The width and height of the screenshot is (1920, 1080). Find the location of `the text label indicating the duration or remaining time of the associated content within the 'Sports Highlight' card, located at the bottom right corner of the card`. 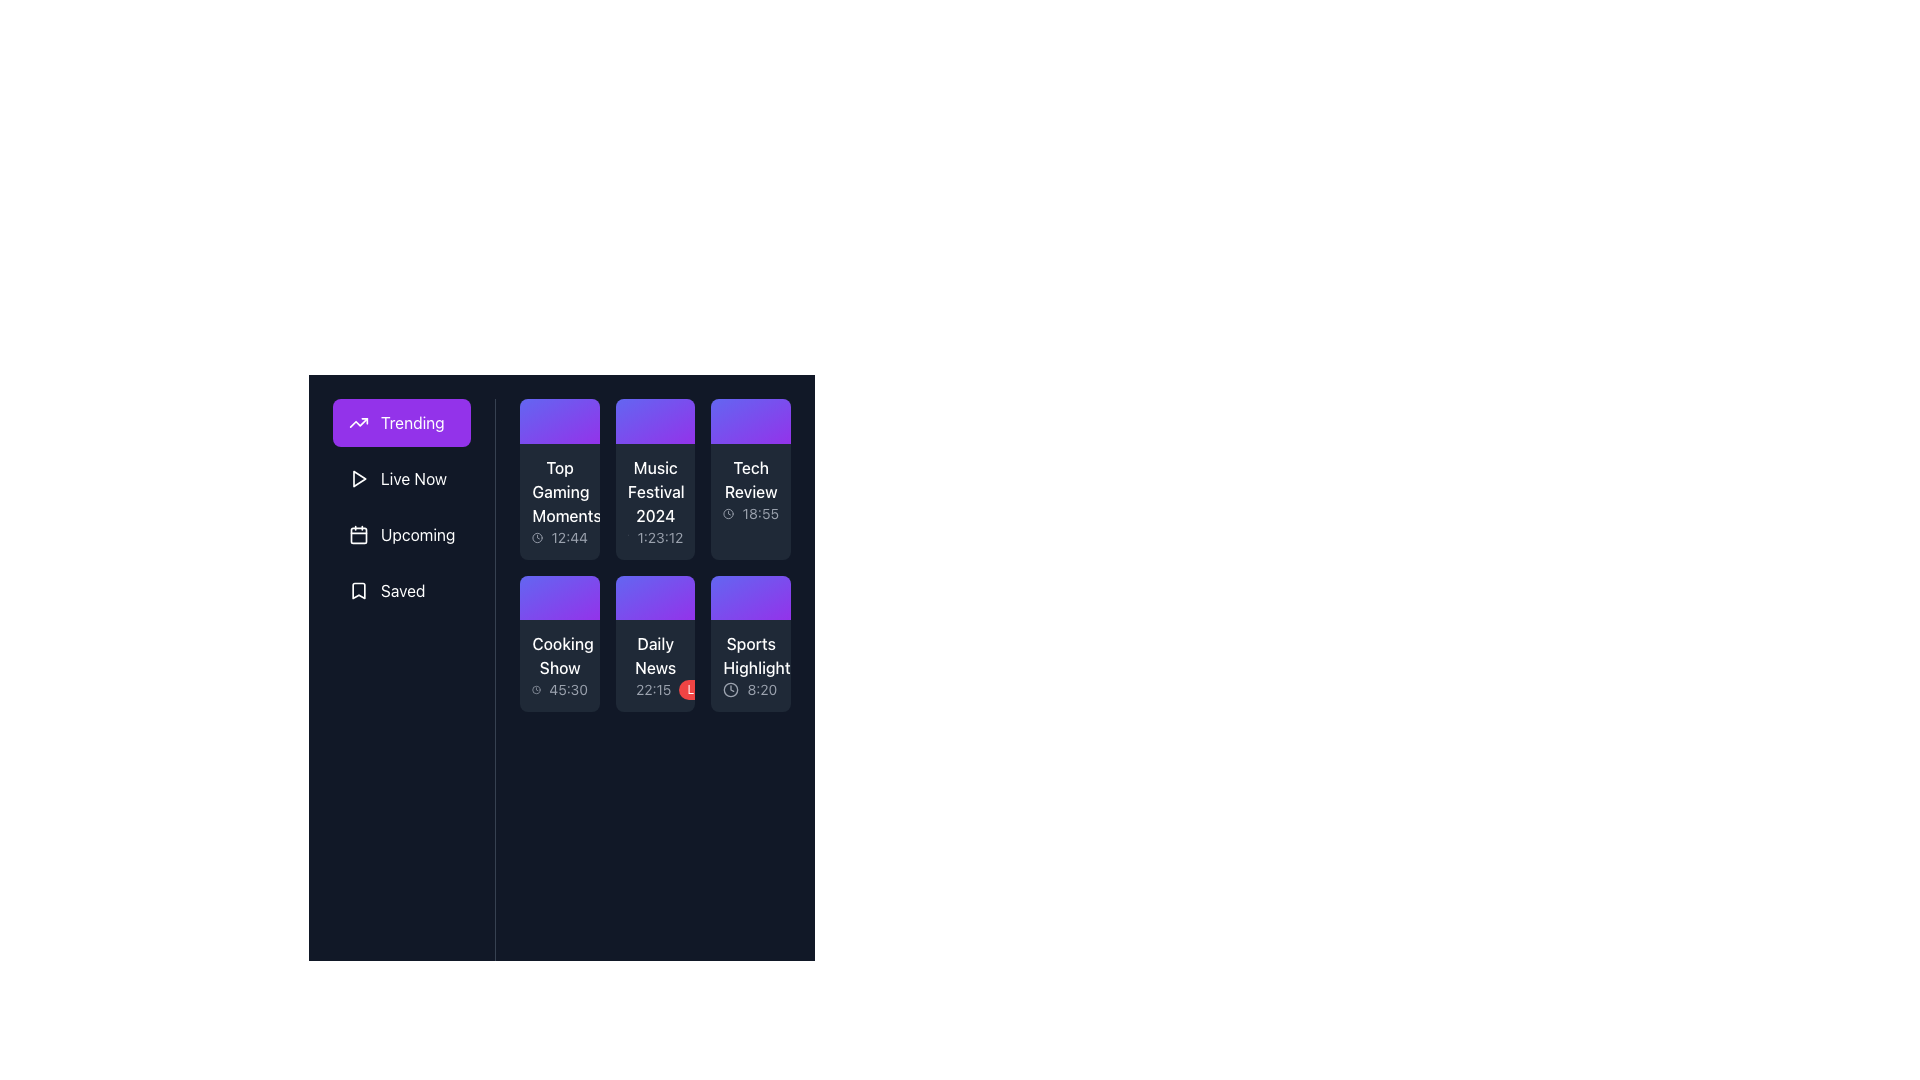

the text label indicating the duration or remaining time of the associated content within the 'Sports Highlight' card, located at the bottom right corner of the card is located at coordinates (761, 689).